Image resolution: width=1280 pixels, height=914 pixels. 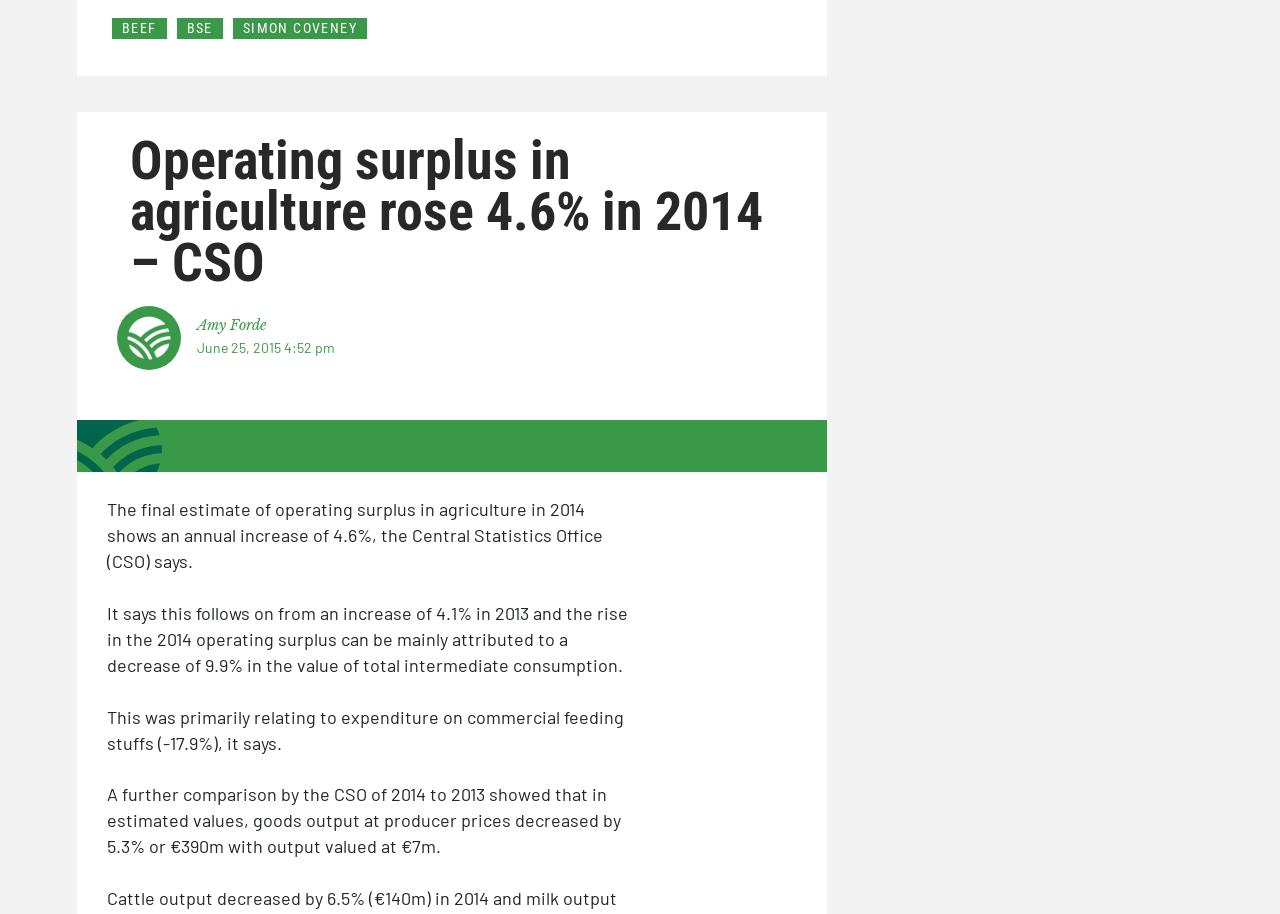 I want to click on 'This was primarily relating to expenditure on commercial feeding stuffs (-17.9%), it says.', so click(x=365, y=728).